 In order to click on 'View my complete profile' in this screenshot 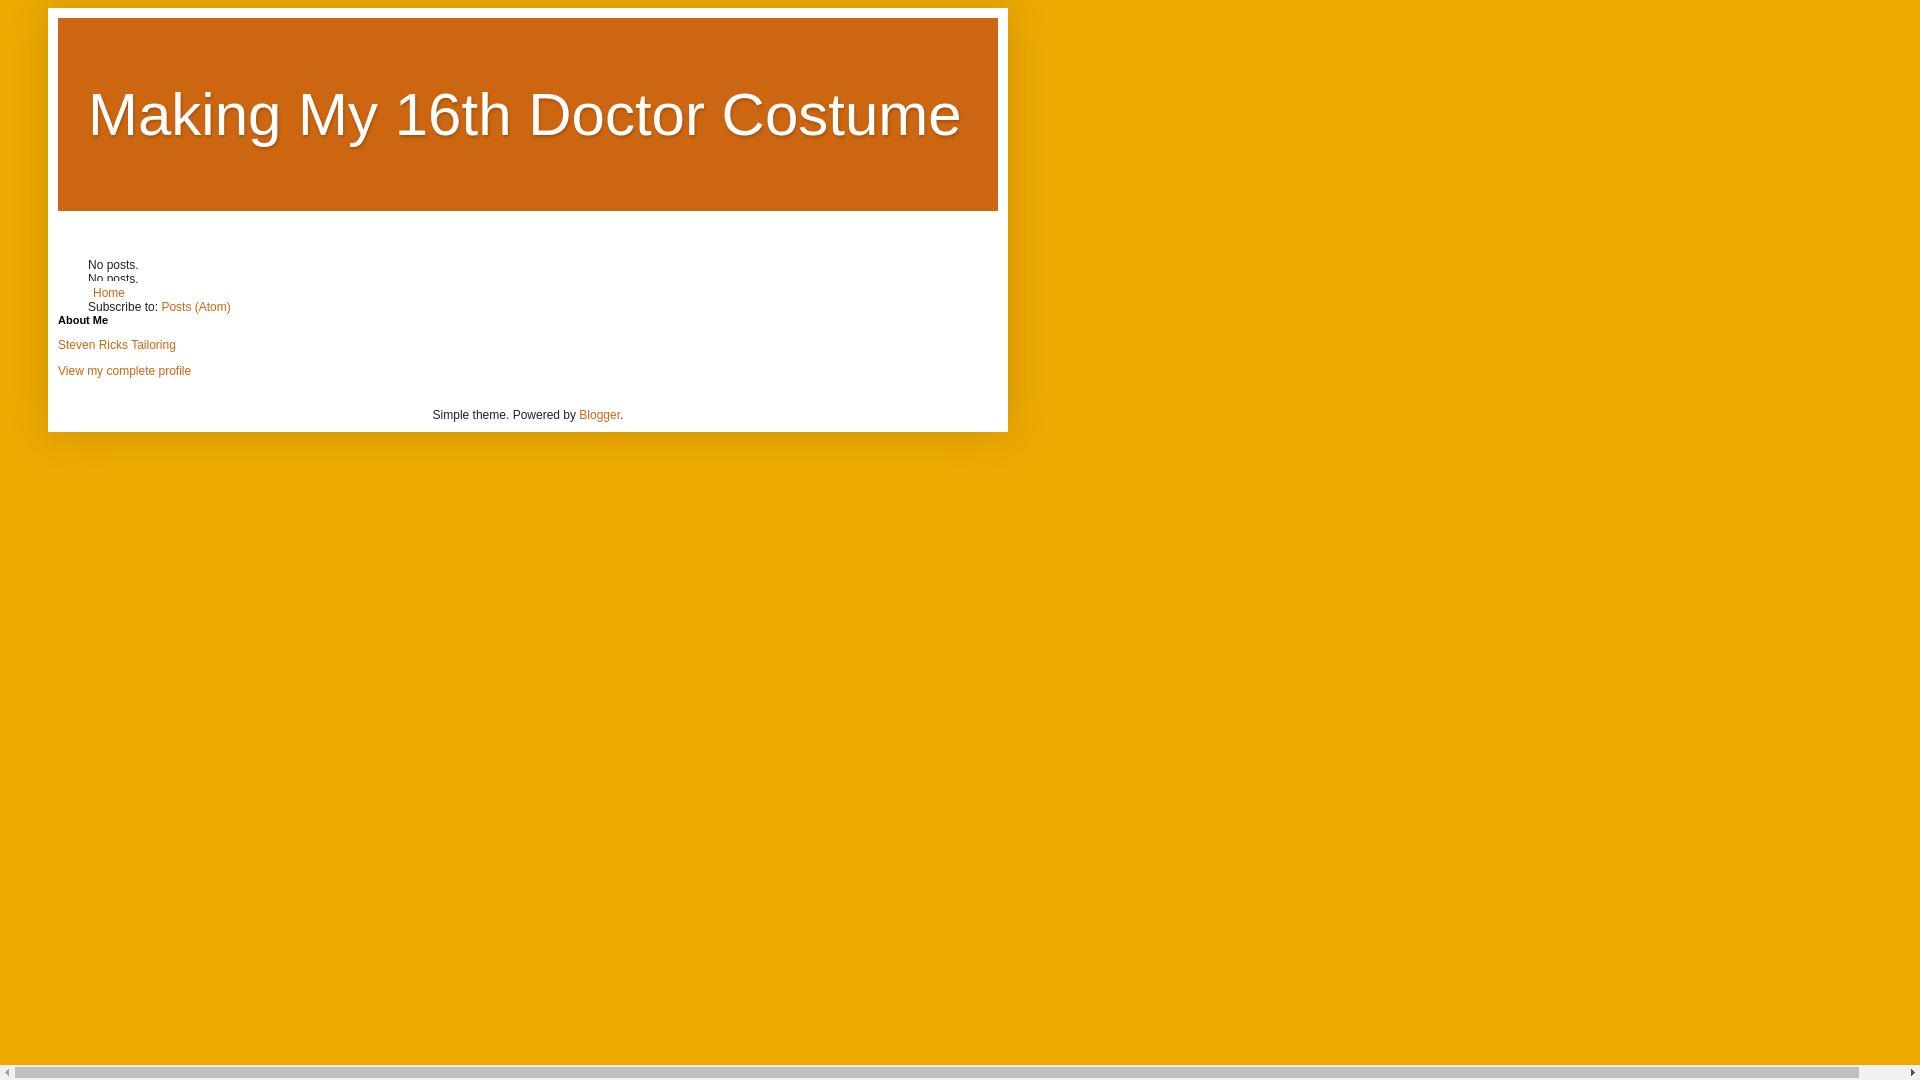, I will do `click(123, 370)`.